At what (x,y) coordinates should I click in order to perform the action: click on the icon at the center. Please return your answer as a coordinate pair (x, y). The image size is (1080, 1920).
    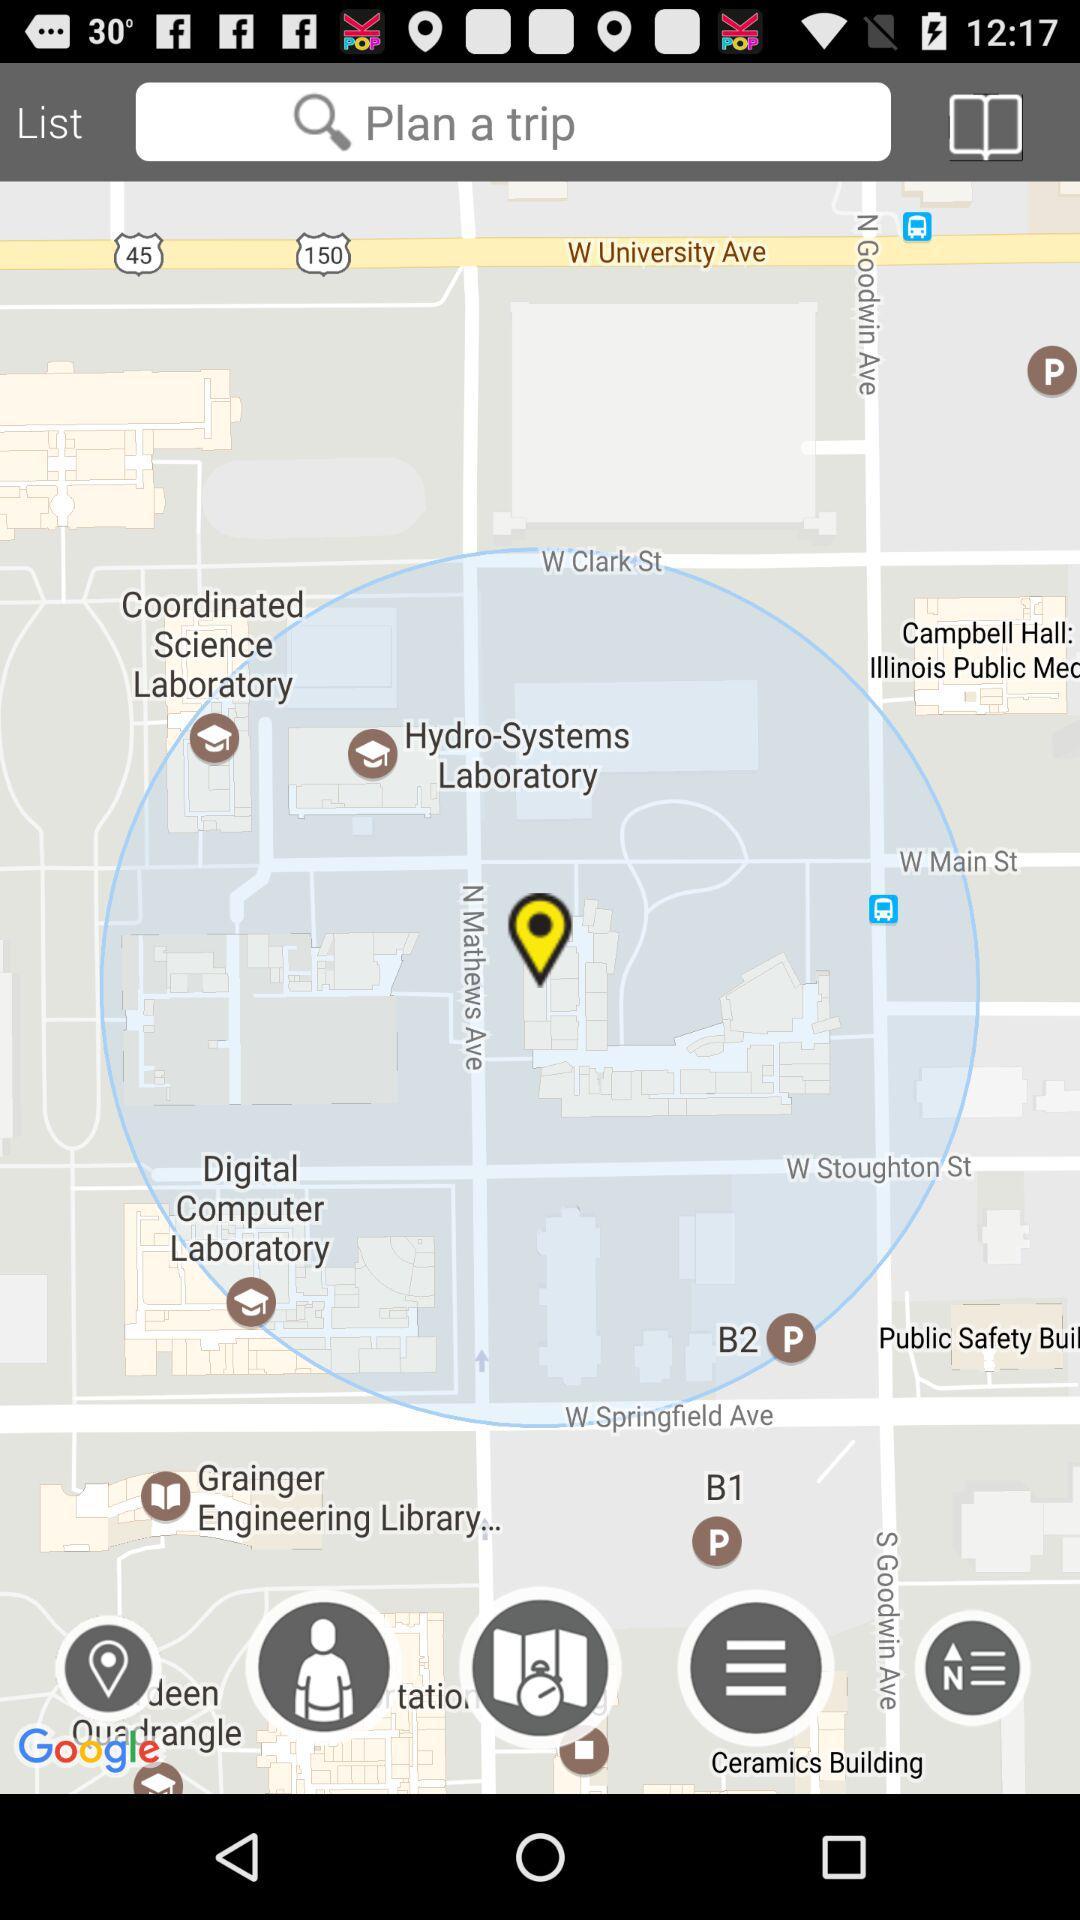
    Looking at the image, I should click on (540, 987).